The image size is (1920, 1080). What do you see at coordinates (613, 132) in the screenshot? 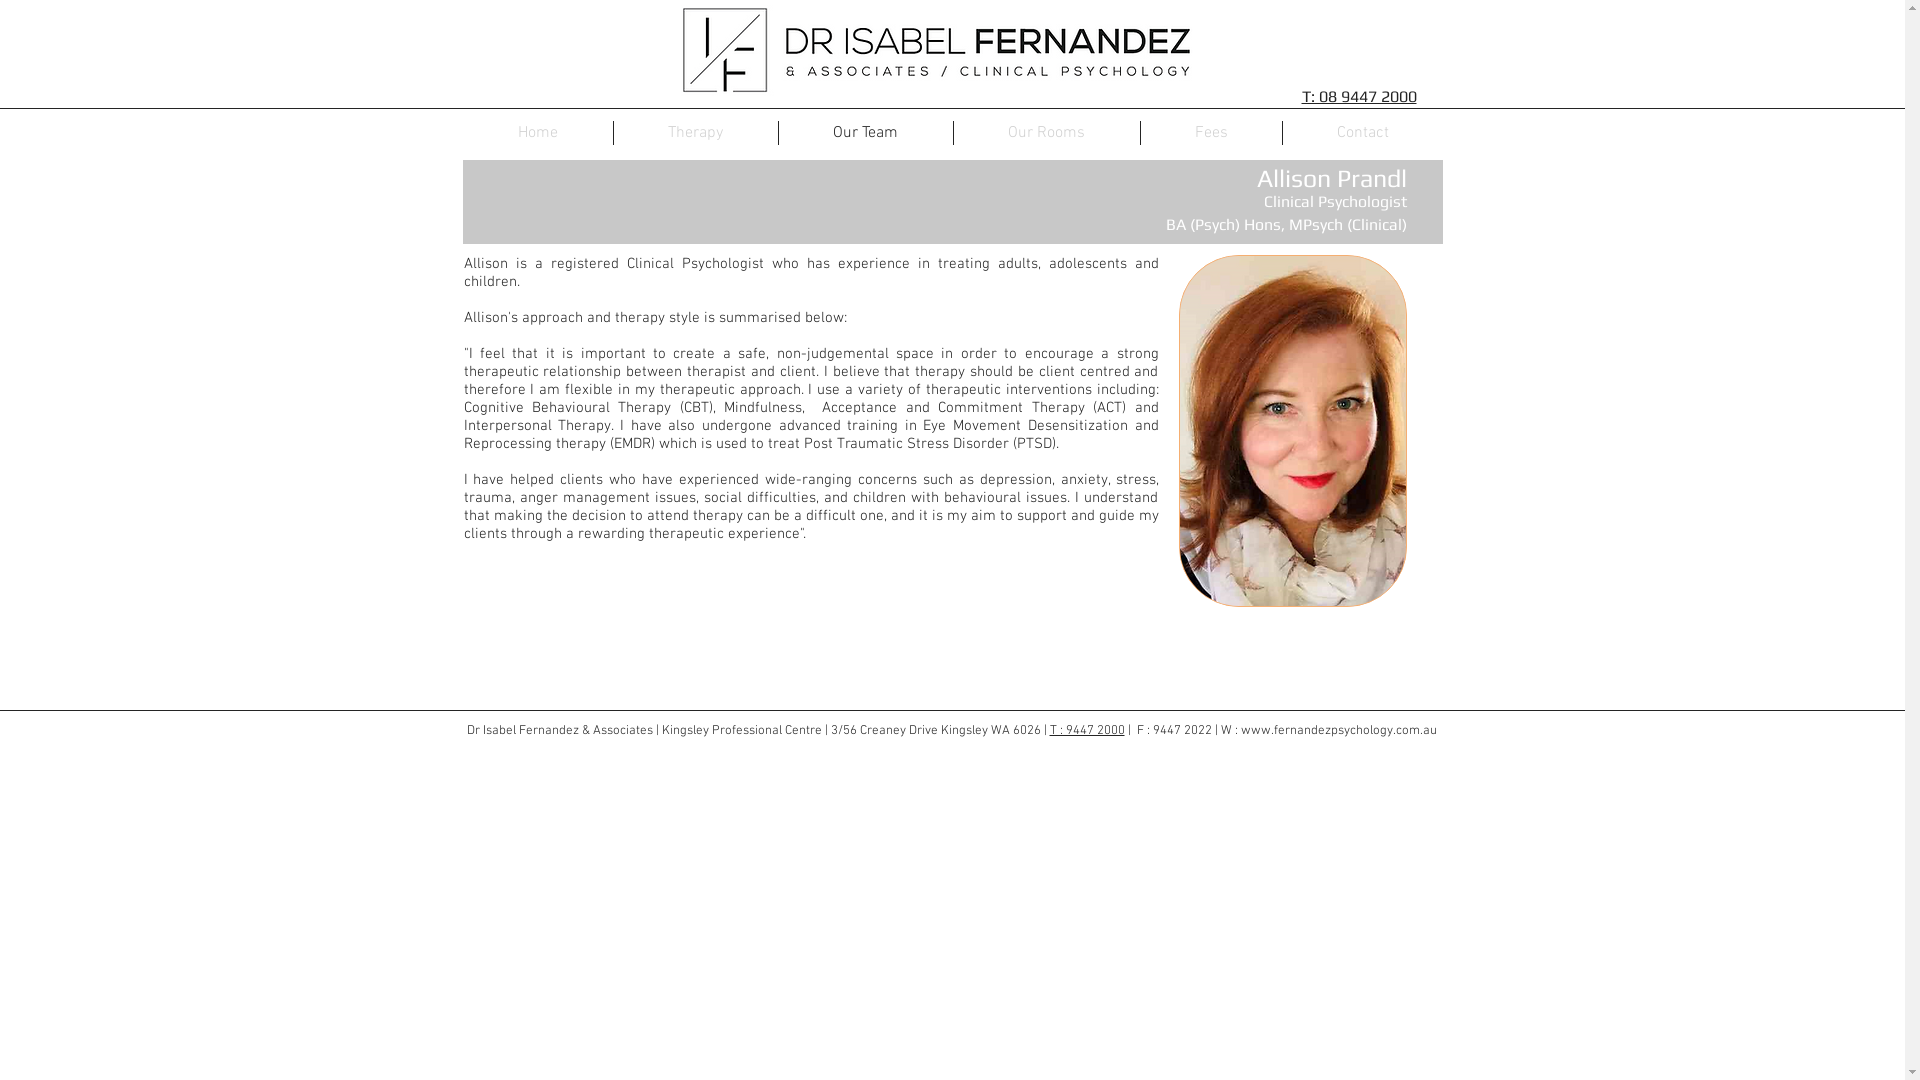
I see `'Therapy'` at bounding box center [613, 132].